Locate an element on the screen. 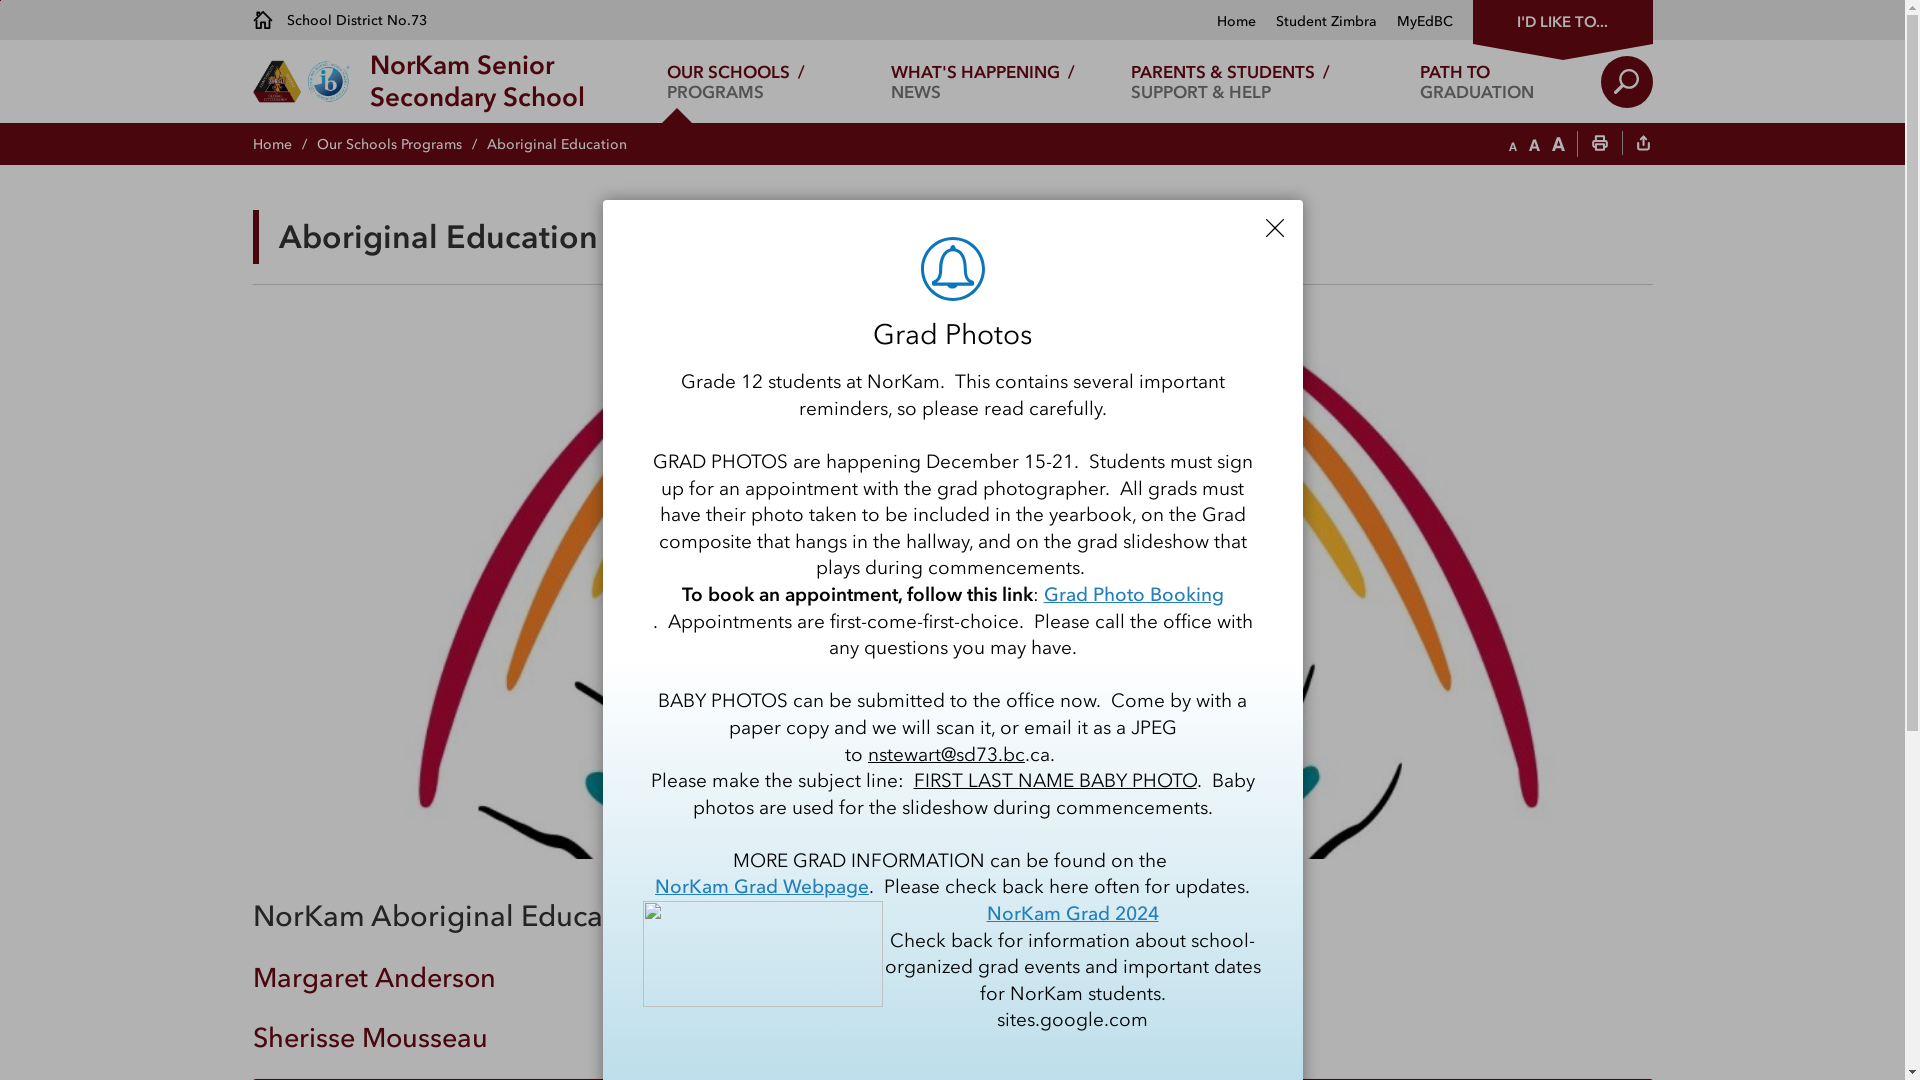 The width and height of the screenshot is (1920, 1080). 'WHAT'S HAPPENING is located at coordinates (983, 80).